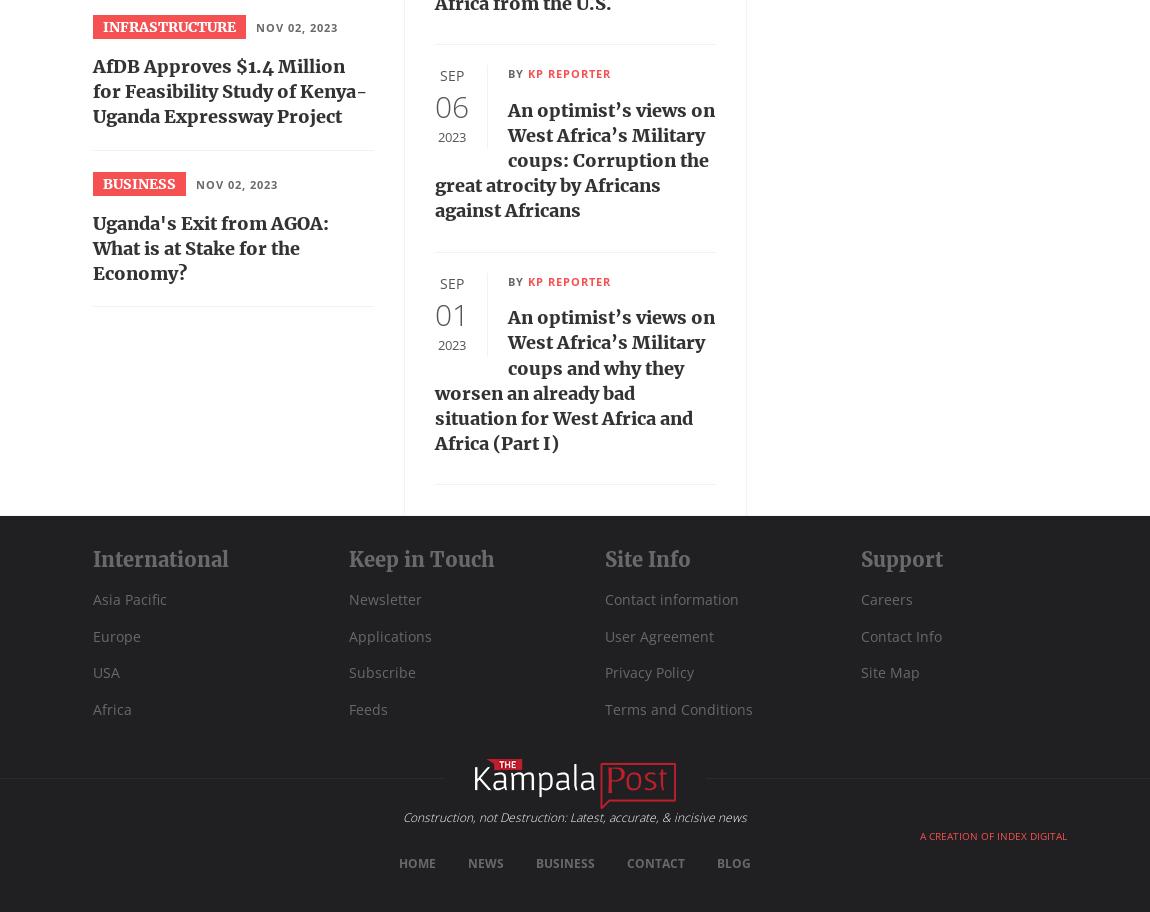  Describe the element at coordinates (105, 671) in the screenshot. I see `'USA'` at that location.